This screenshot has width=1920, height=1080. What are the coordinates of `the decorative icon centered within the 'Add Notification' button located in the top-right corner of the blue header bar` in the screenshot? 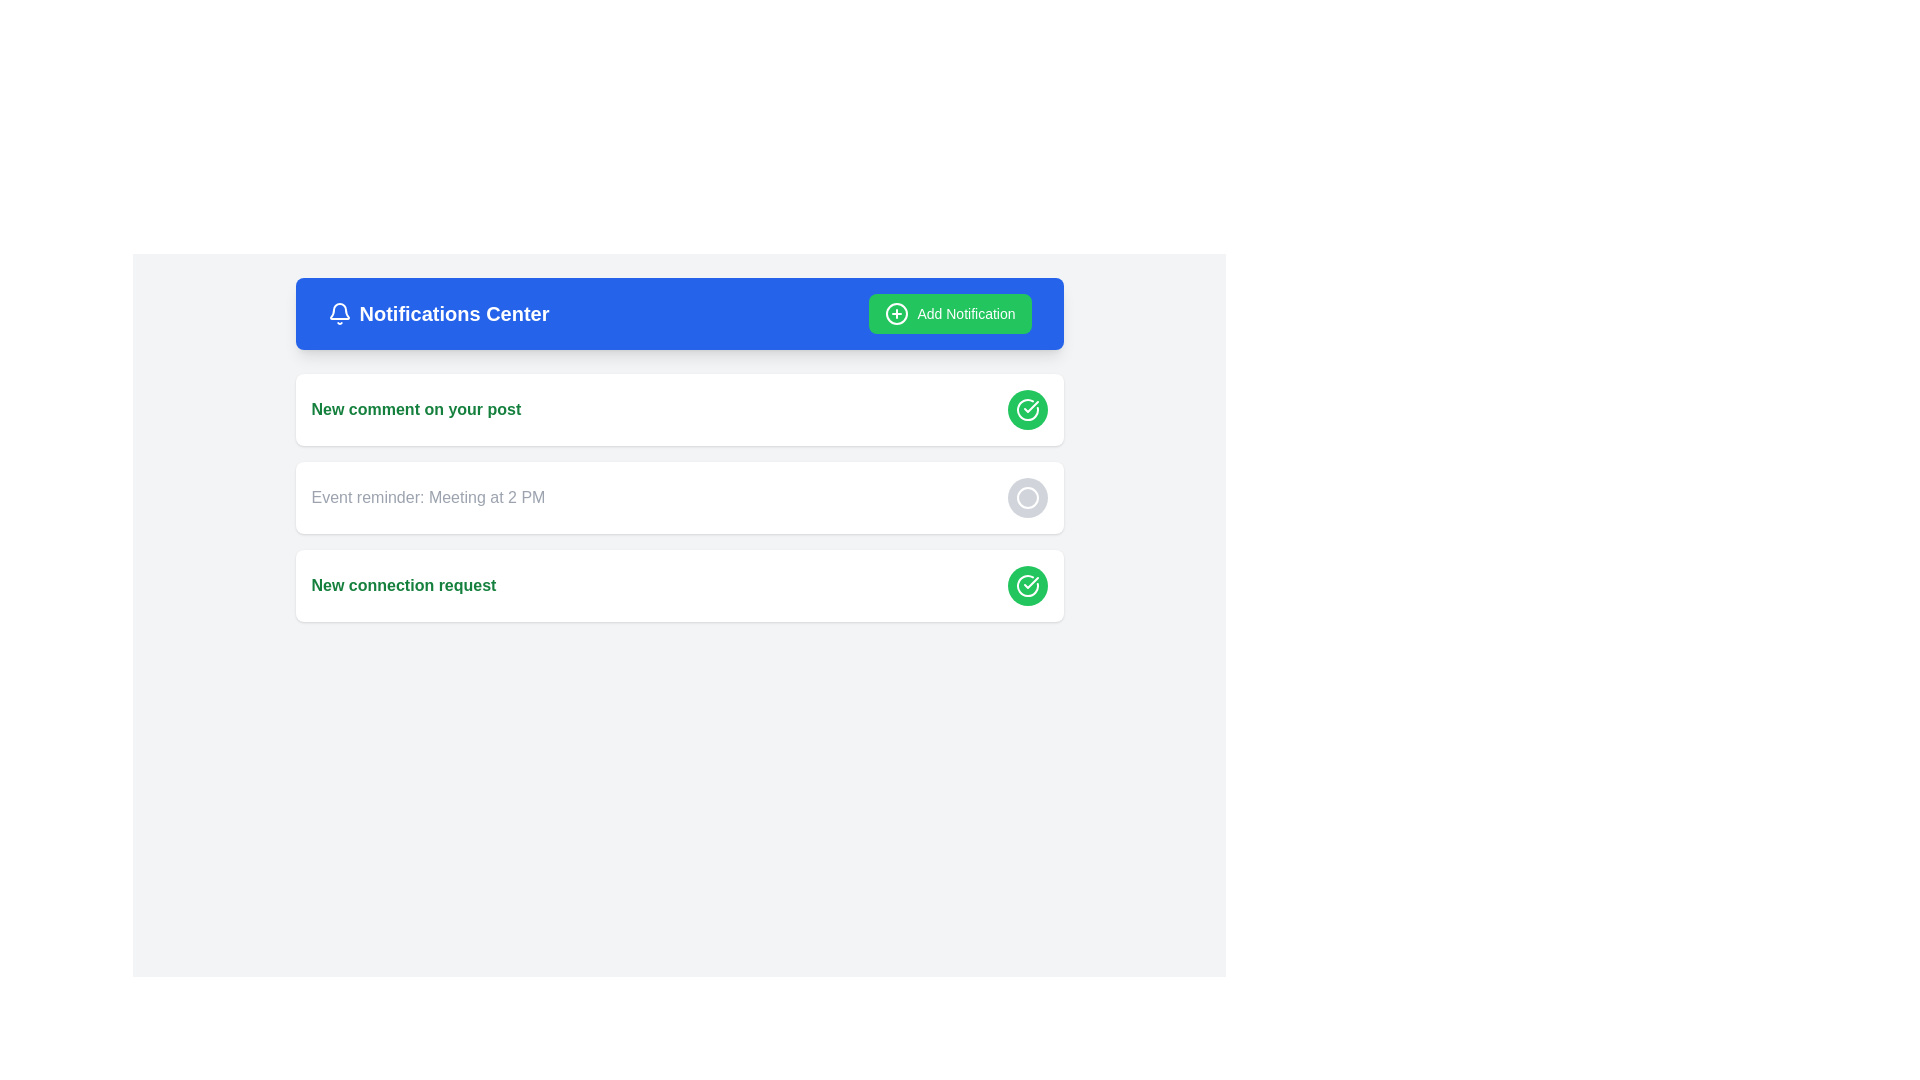 It's located at (896, 313).